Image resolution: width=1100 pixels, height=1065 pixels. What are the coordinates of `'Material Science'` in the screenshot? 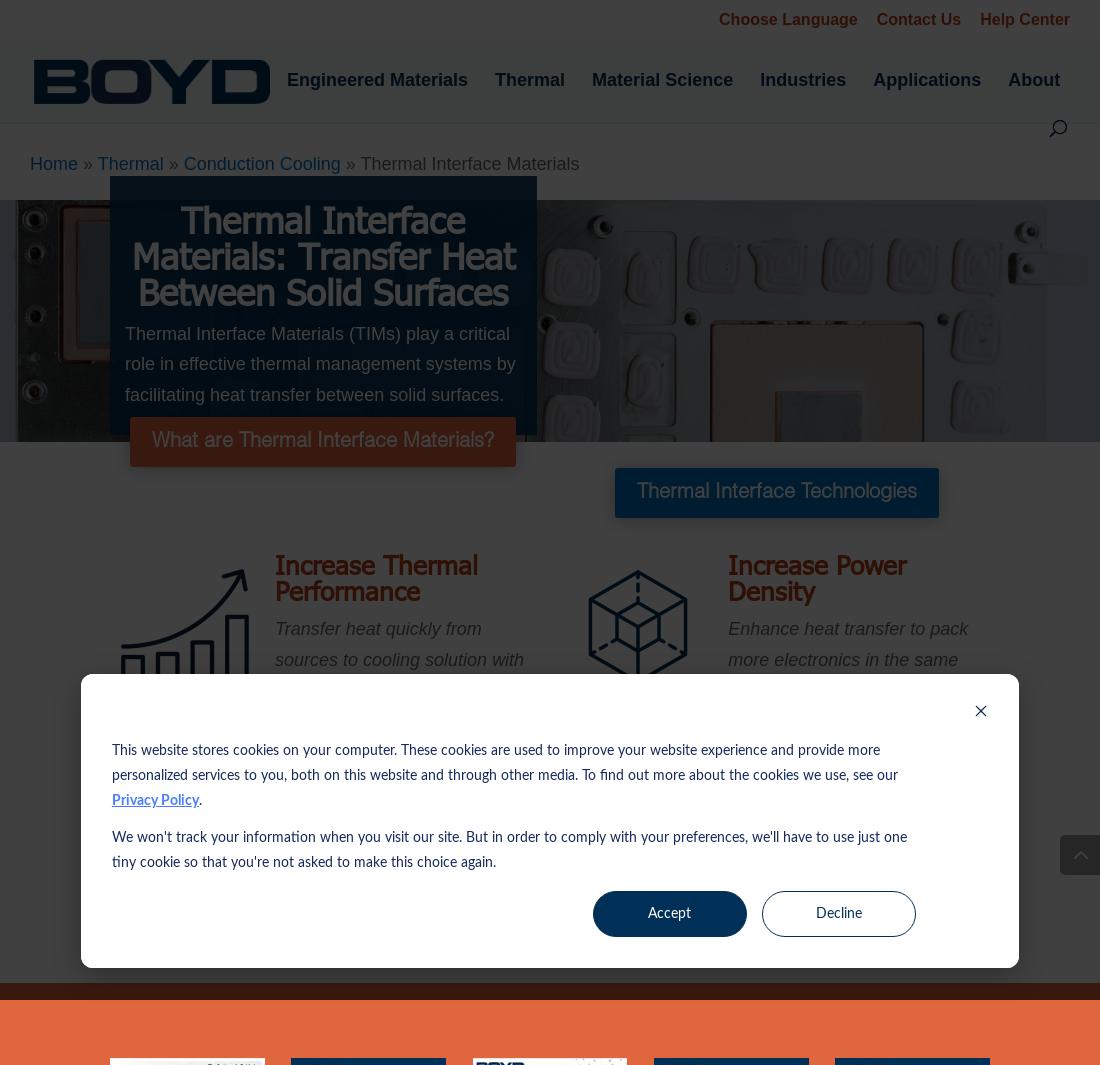 It's located at (662, 78).